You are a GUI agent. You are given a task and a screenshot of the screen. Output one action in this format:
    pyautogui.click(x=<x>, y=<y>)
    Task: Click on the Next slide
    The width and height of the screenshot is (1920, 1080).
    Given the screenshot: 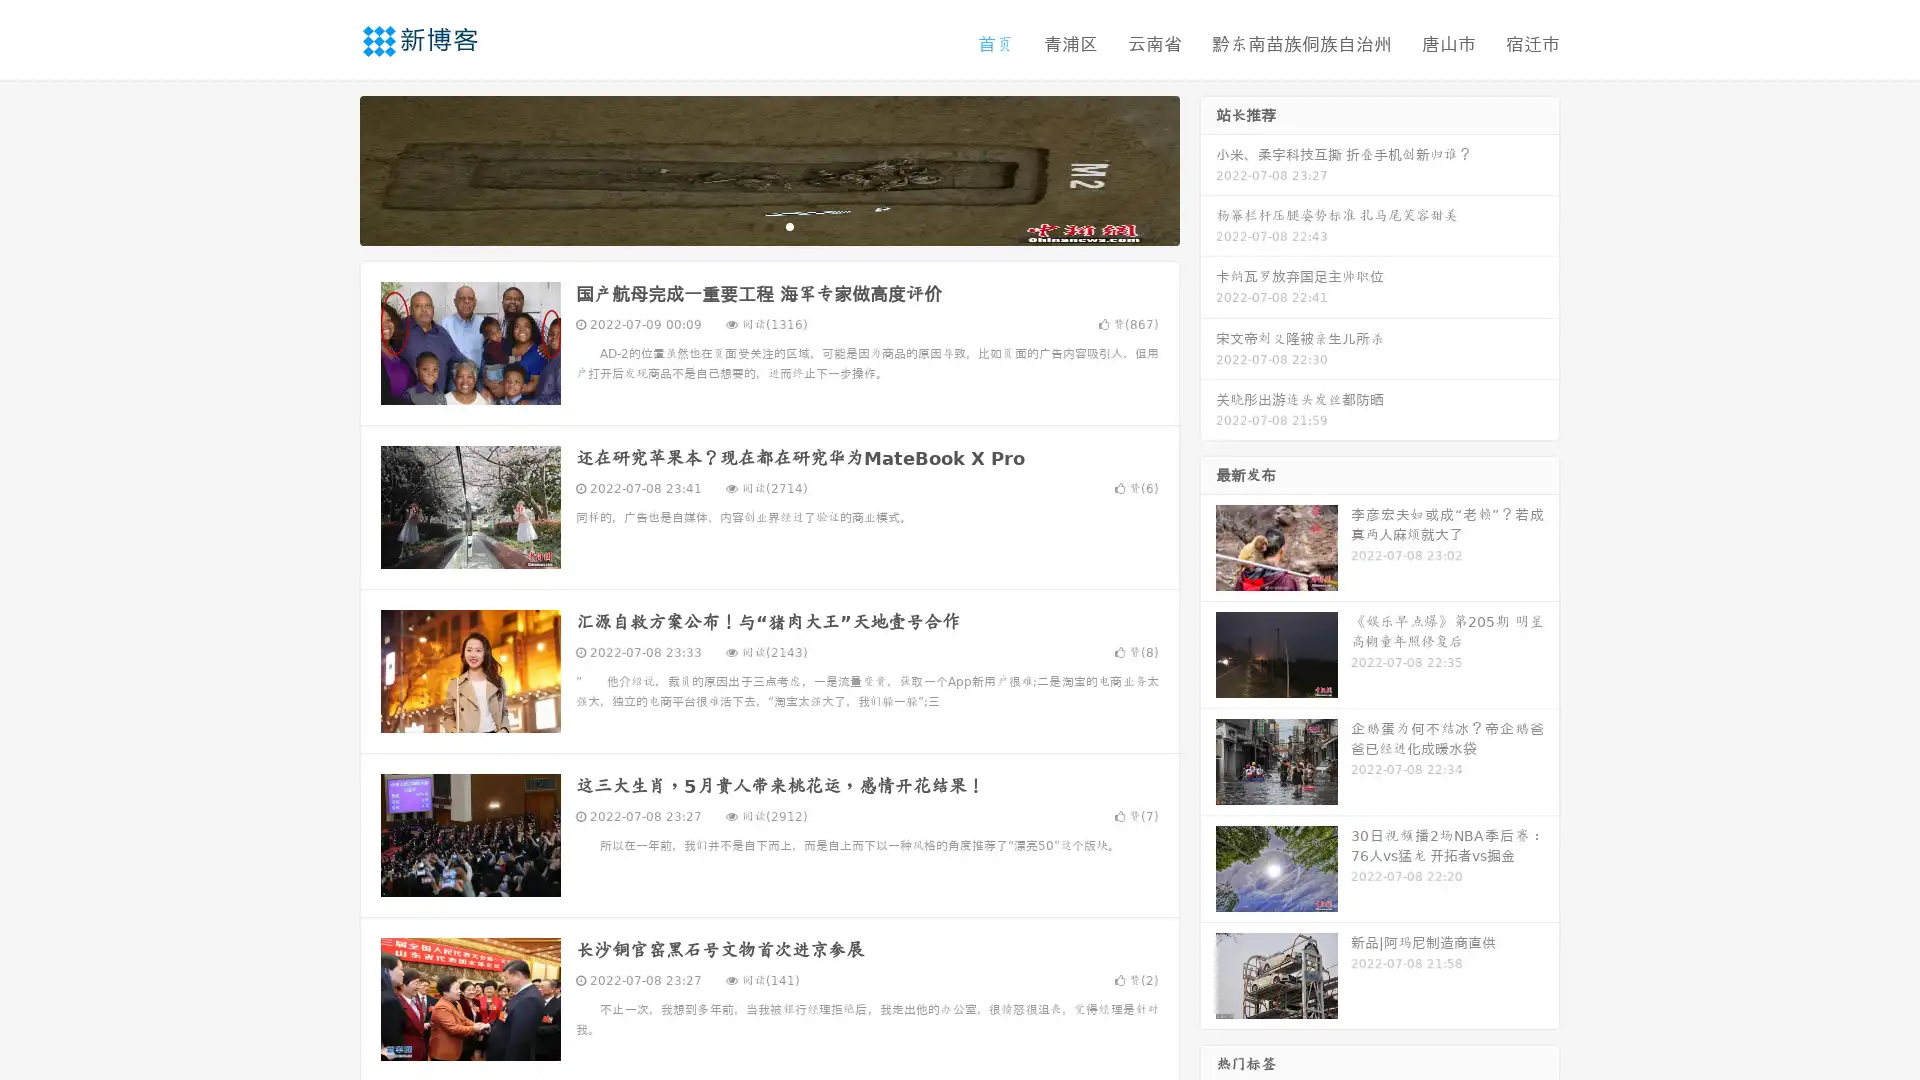 What is the action you would take?
    pyautogui.click(x=1208, y=168)
    